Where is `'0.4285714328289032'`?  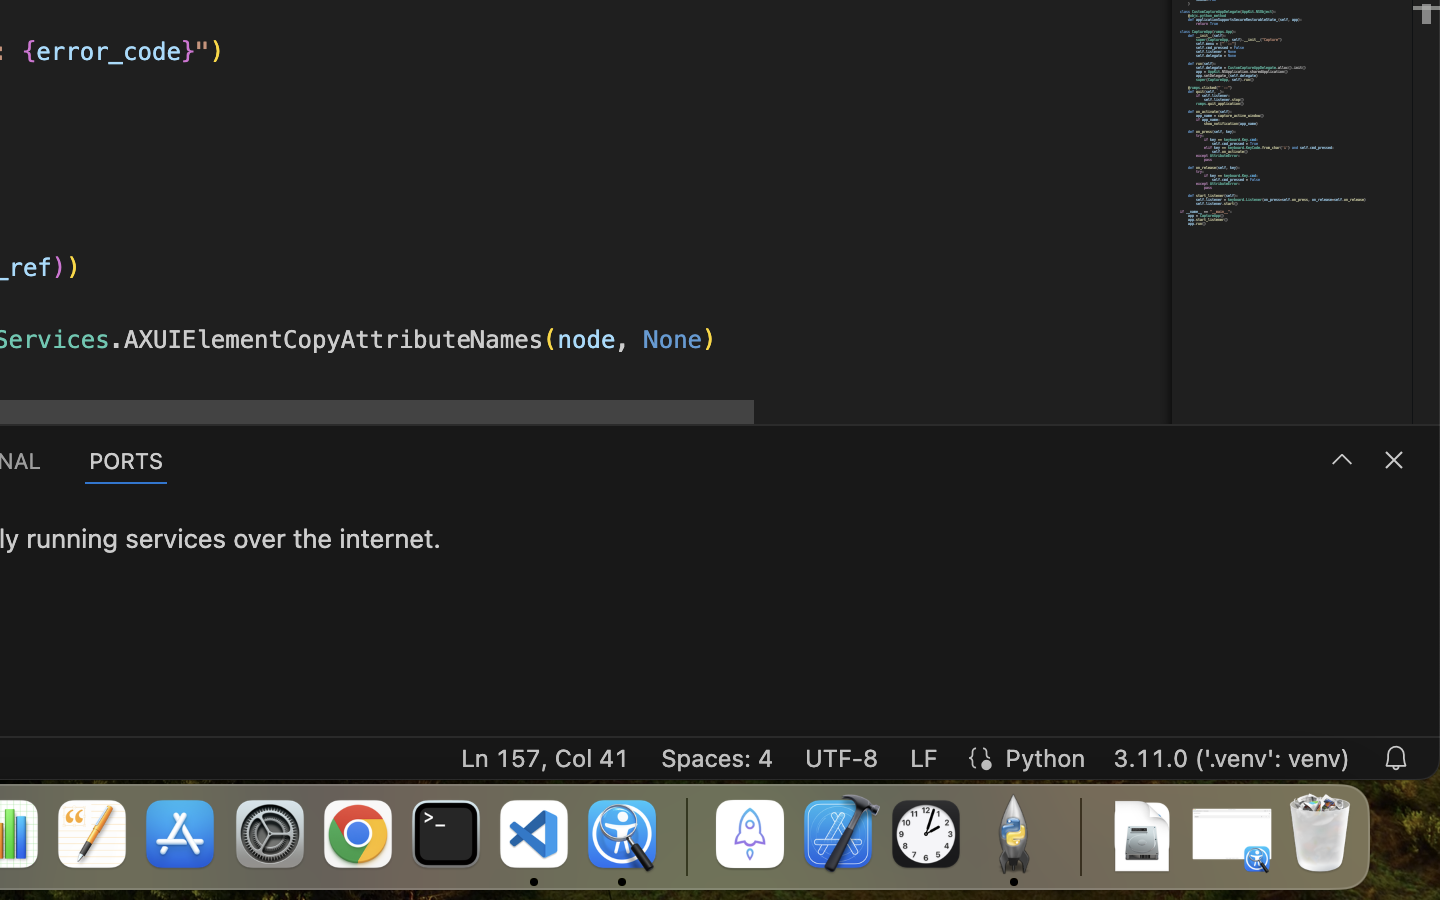 '0.4285714328289032' is located at coordinates (685, 835).